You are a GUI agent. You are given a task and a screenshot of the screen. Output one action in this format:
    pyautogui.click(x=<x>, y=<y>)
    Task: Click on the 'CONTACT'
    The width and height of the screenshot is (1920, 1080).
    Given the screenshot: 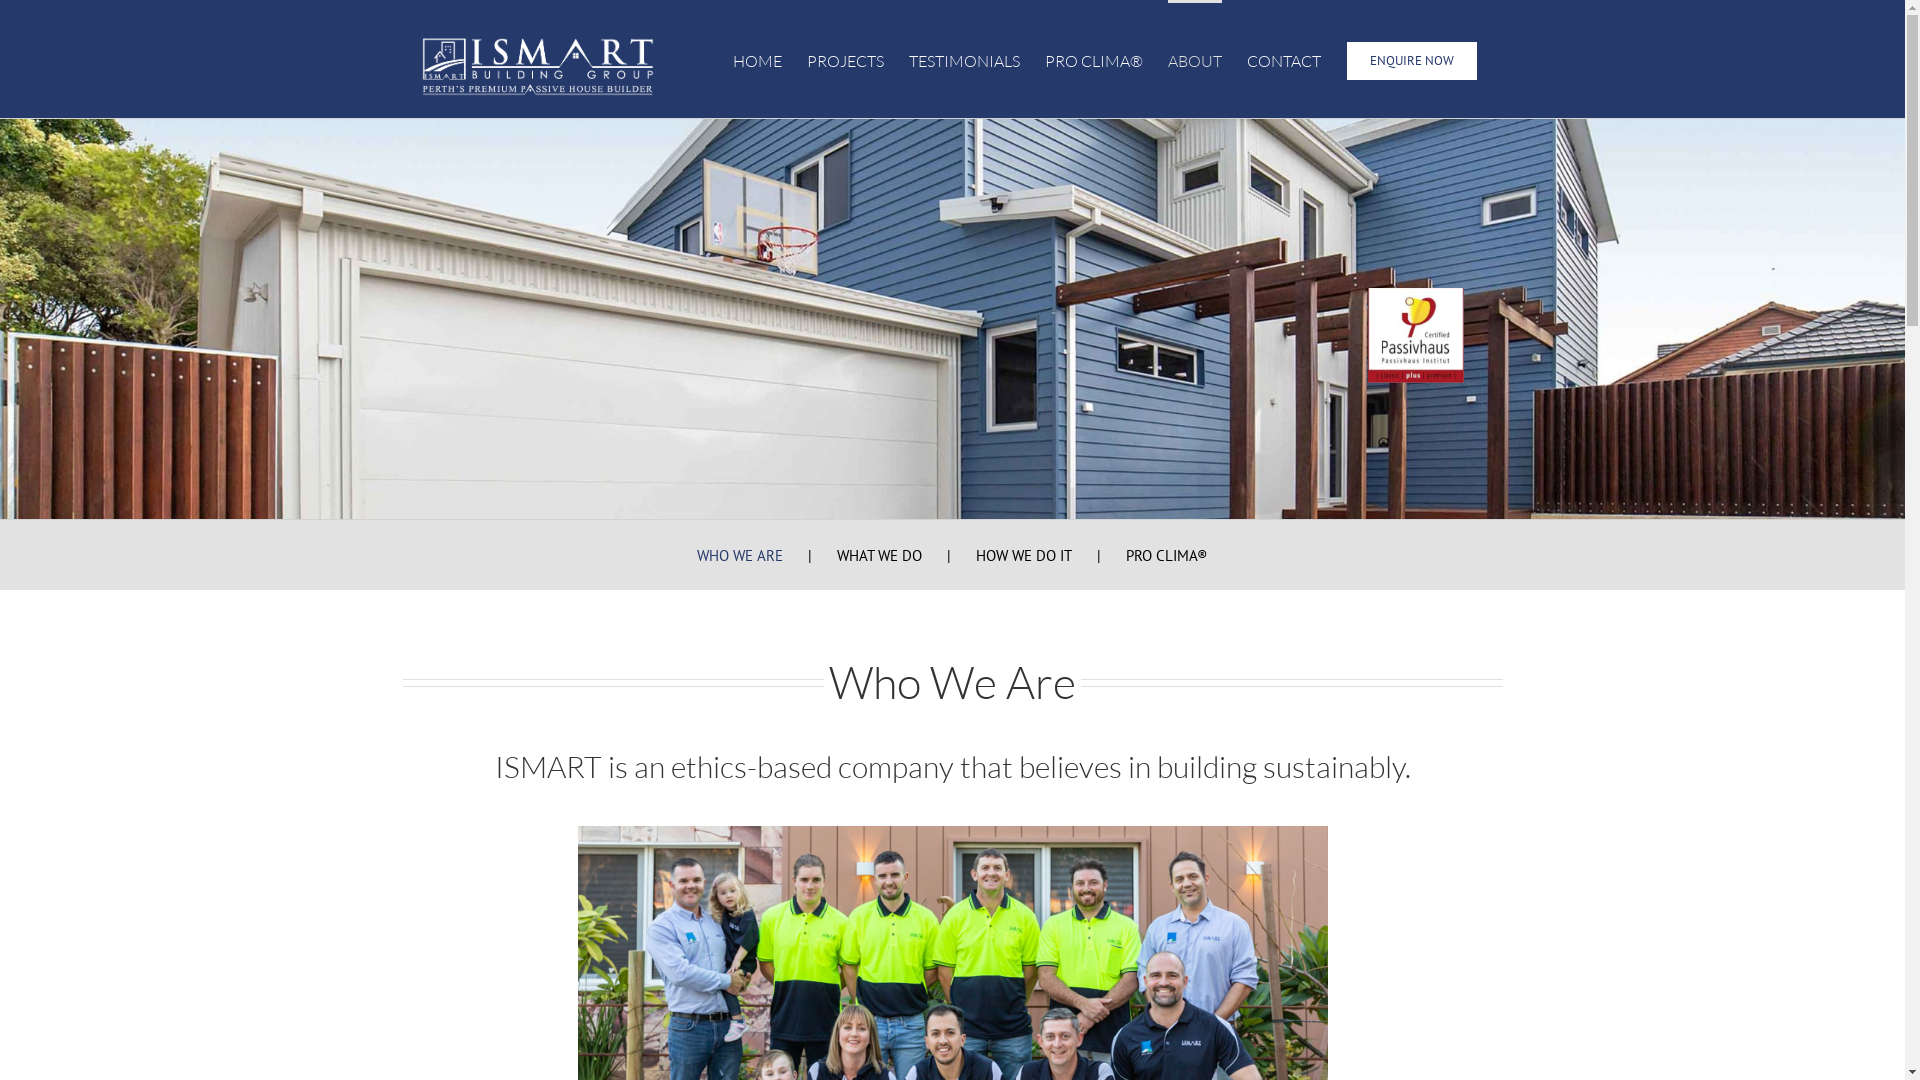 What is the action you would take?
    pyautogui.click(x=1282, y=57)
    